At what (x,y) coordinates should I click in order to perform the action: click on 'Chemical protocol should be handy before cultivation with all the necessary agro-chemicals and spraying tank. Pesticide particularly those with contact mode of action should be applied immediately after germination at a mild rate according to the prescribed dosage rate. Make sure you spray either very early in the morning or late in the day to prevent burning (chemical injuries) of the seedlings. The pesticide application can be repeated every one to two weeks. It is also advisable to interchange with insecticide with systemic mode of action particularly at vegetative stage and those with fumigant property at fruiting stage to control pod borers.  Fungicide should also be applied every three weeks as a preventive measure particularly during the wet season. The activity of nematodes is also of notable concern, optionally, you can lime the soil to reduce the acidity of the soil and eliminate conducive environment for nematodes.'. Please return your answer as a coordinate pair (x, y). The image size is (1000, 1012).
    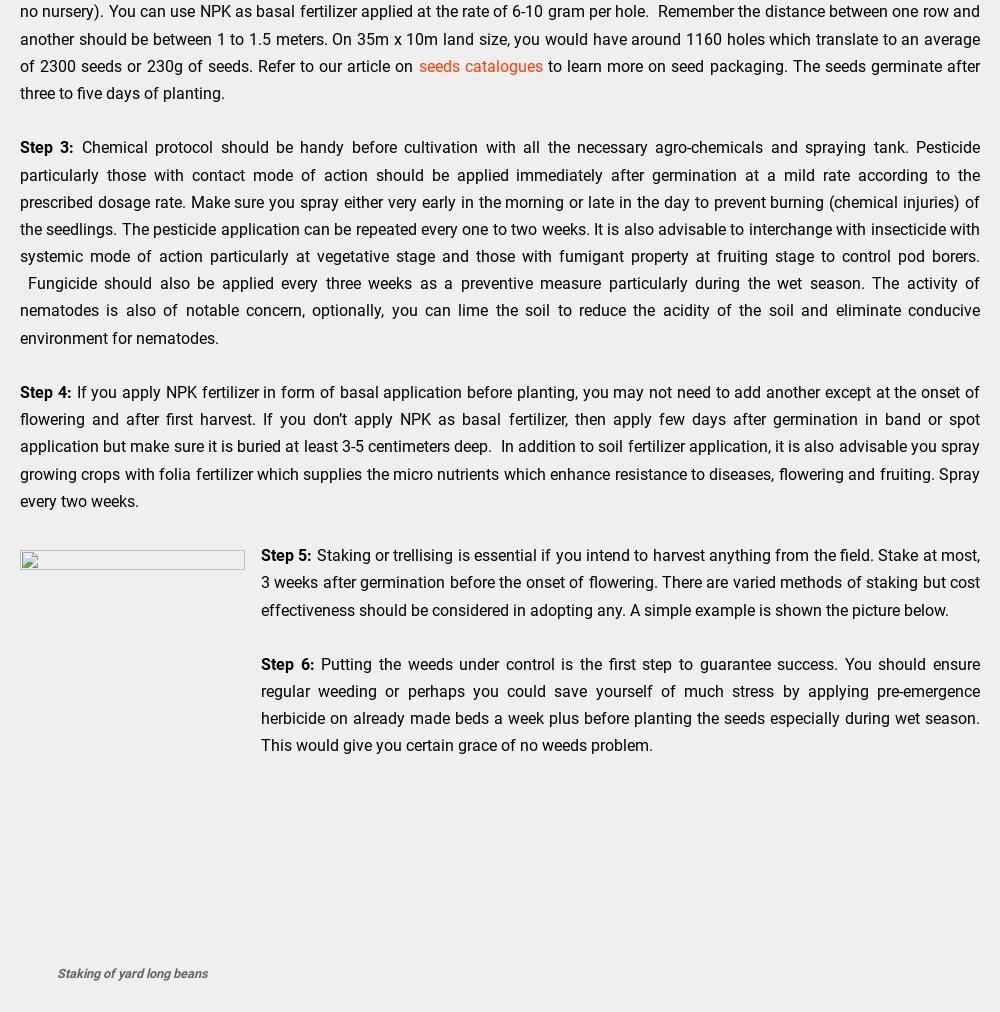
    Looking at the image, I should click on (500, 242).